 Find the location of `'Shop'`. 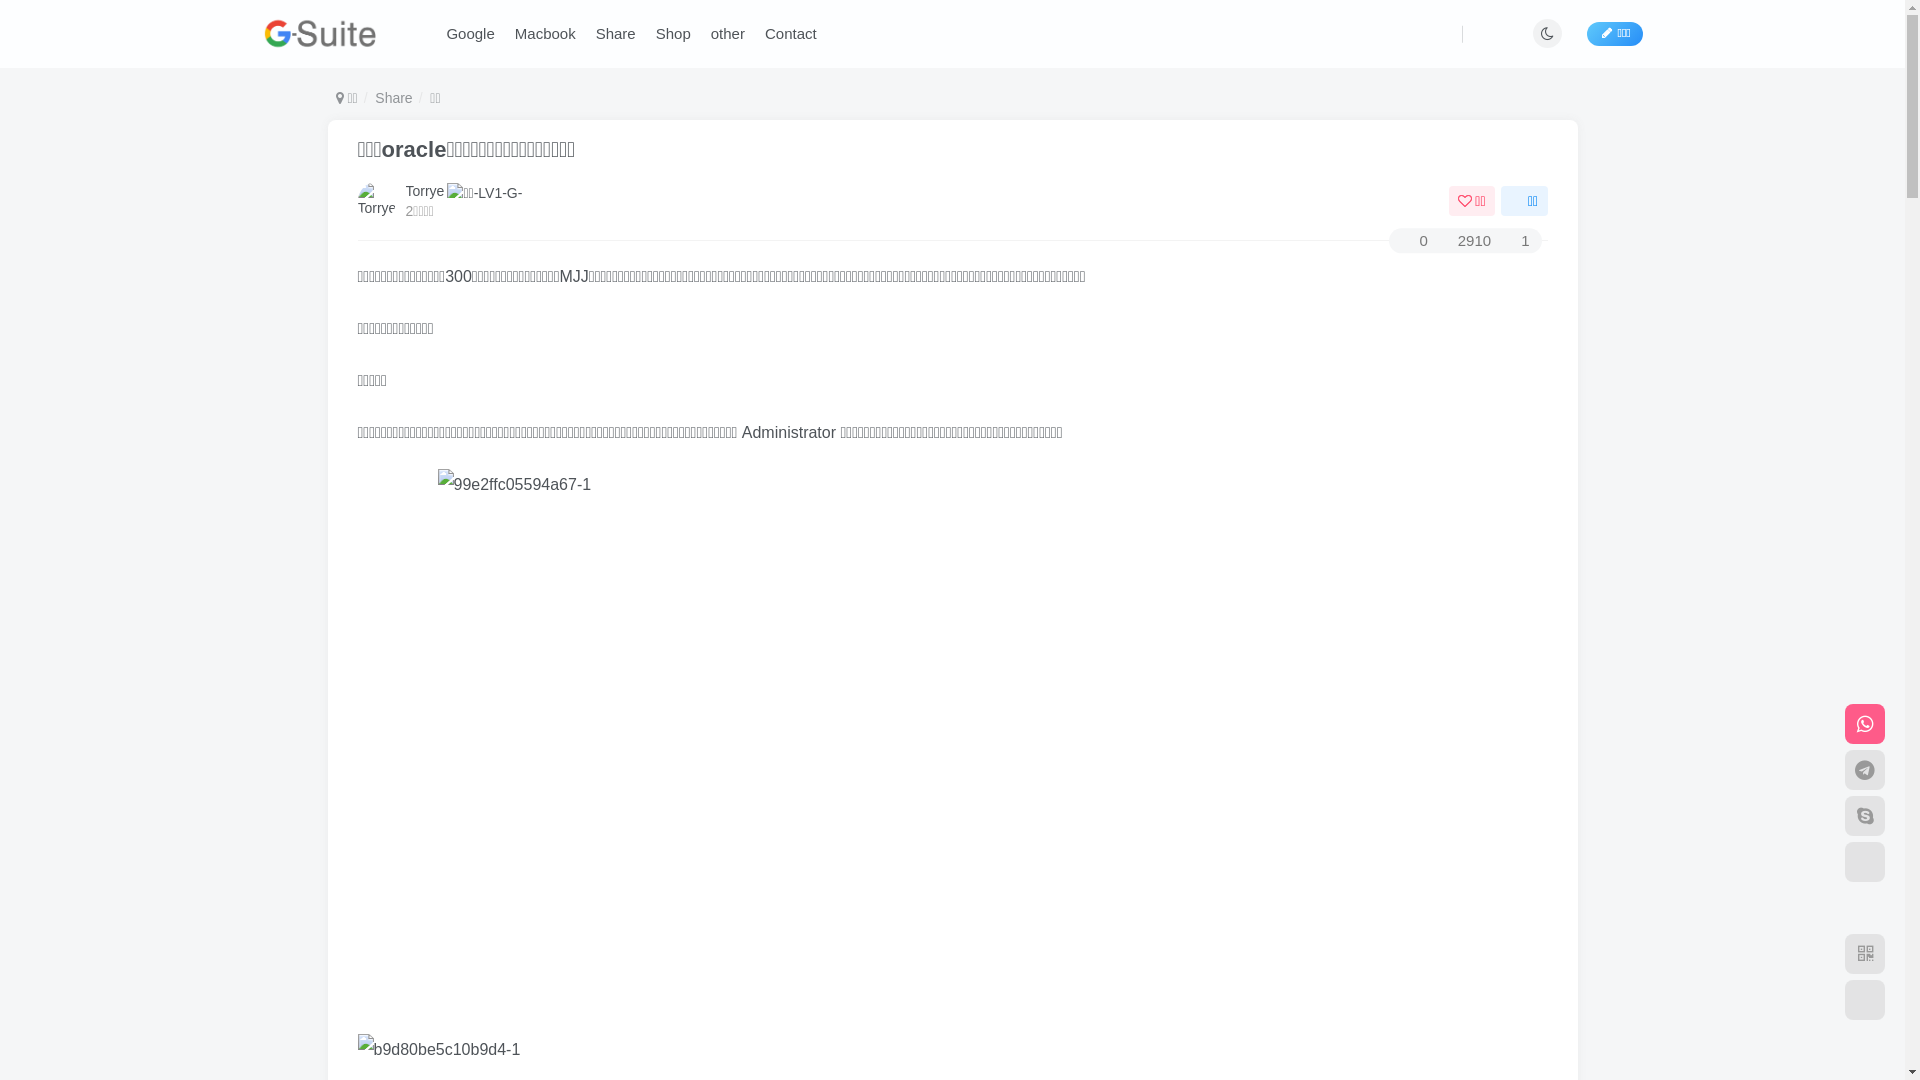

'Shop' is located at coordinates (673, 34).